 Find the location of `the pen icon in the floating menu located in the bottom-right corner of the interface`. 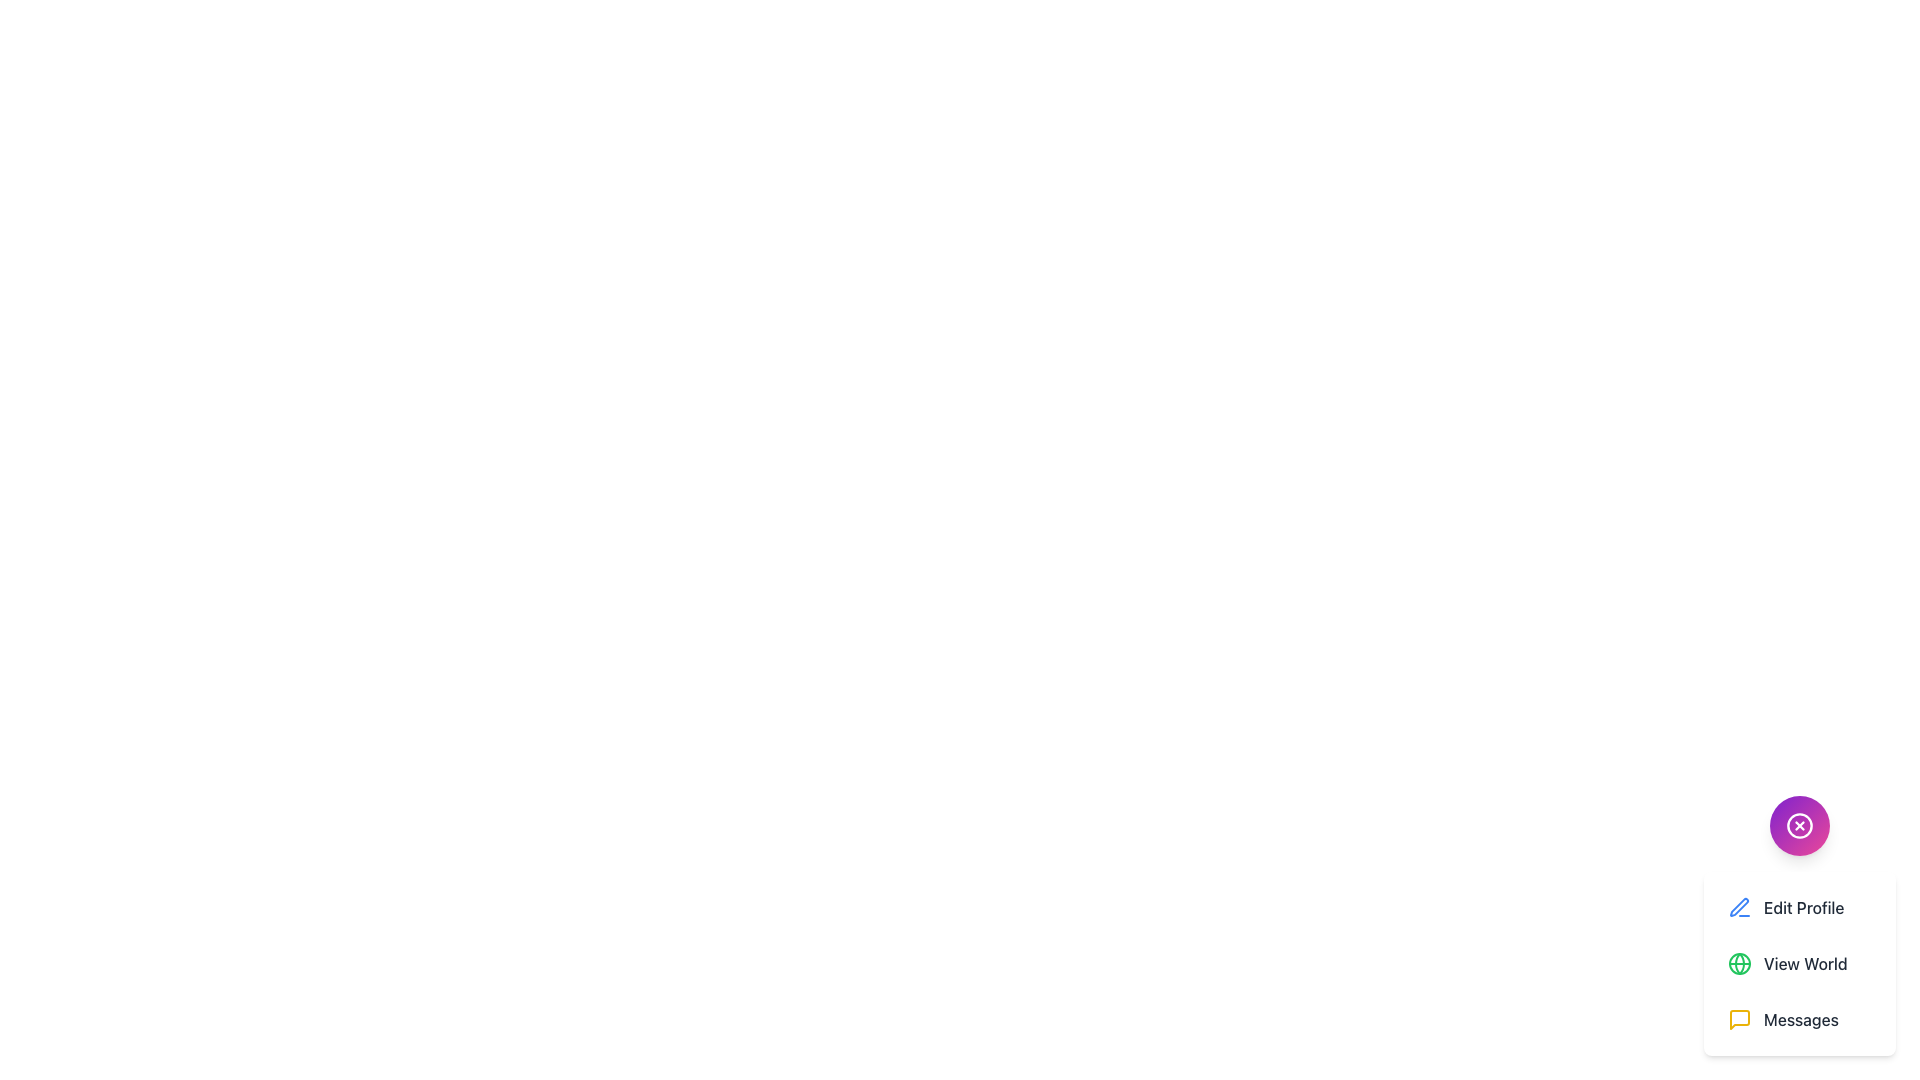

the pen icon in the floating menu located in the bottom-right corner of the interface is located at coordinates (1738, 907).